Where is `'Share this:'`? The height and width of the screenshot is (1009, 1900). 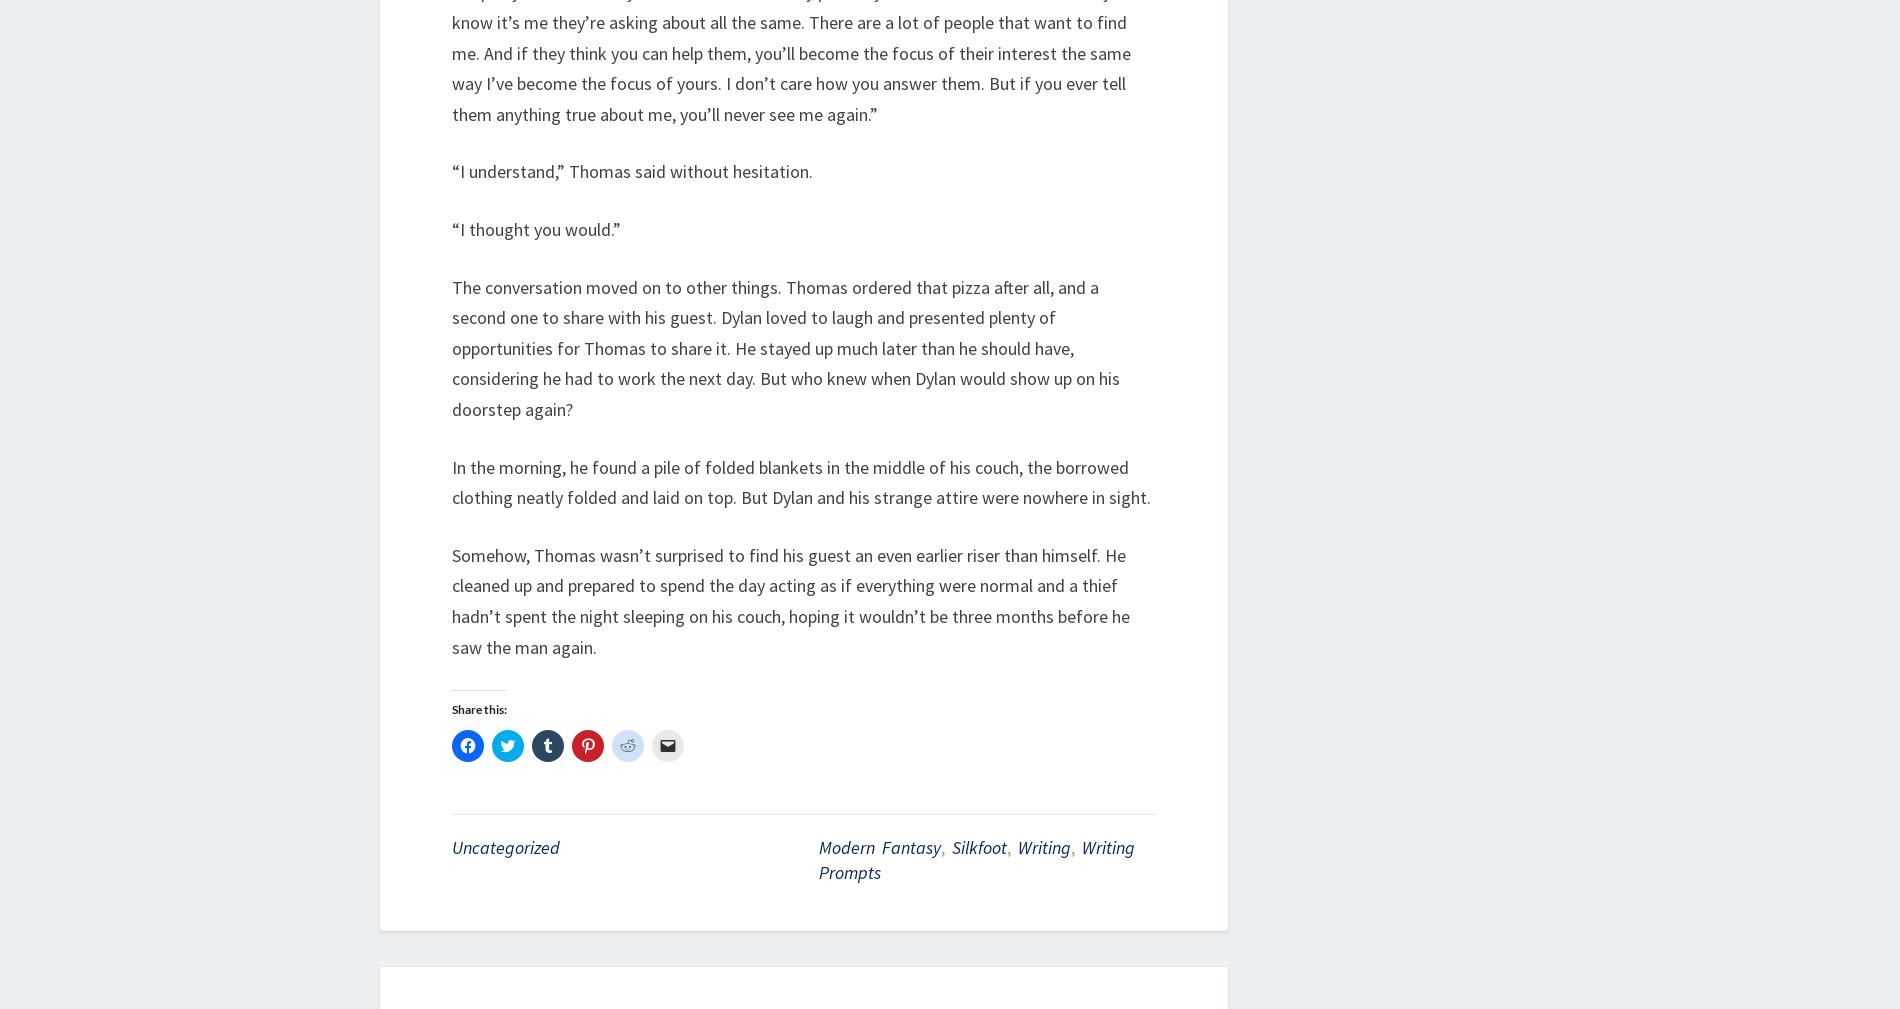
'Share this:' is located at coordinates (479, 709).